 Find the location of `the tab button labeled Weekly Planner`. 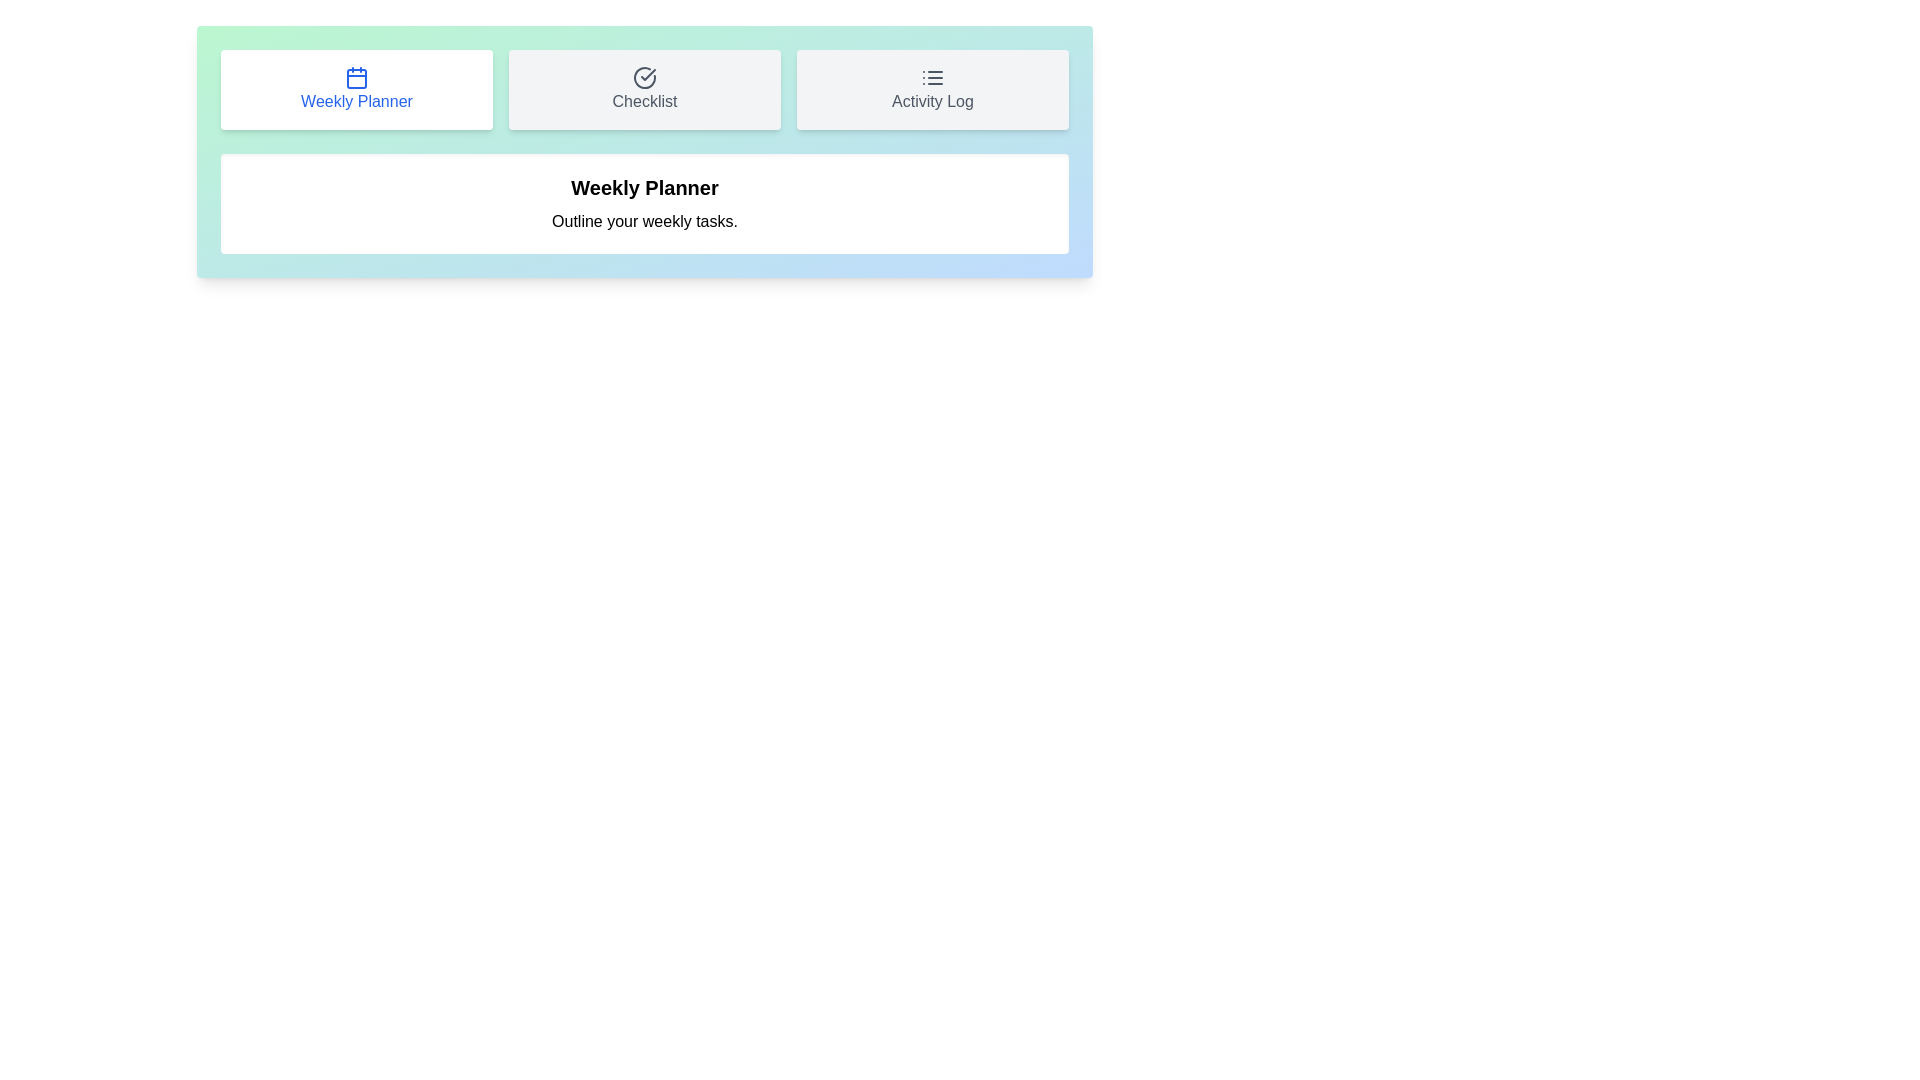

the tab button labeled Weekly Planner is located at coordinates (356, 88).